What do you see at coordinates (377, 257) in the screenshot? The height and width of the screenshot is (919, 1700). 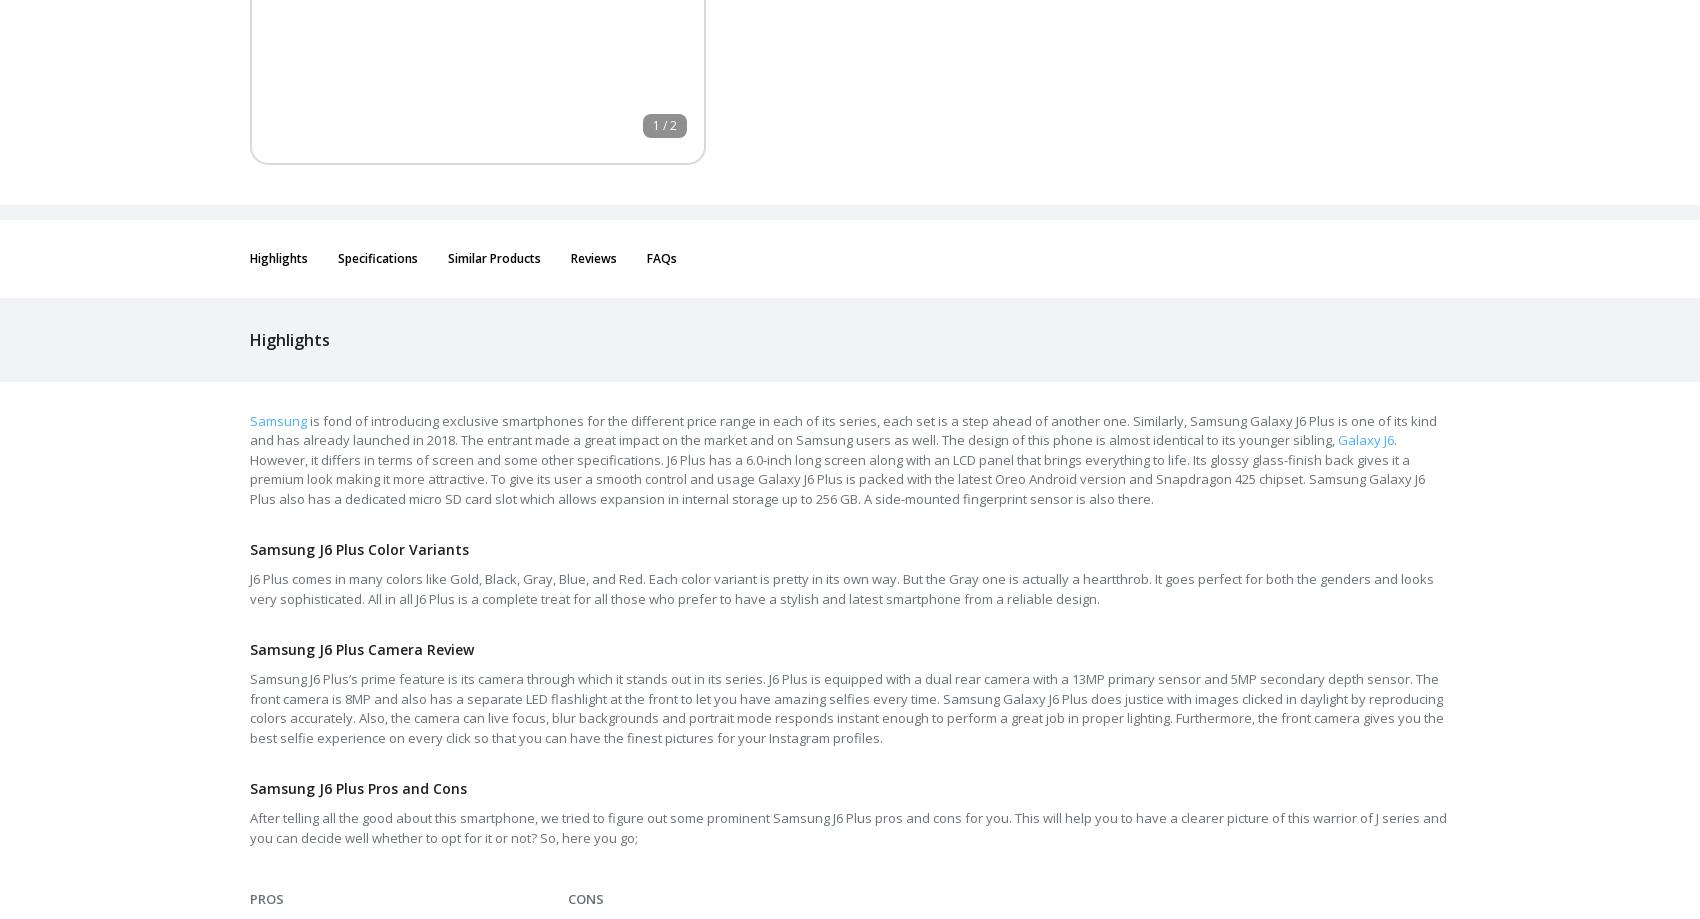 I see `'Specifications'` at bounding box center [377, 257].